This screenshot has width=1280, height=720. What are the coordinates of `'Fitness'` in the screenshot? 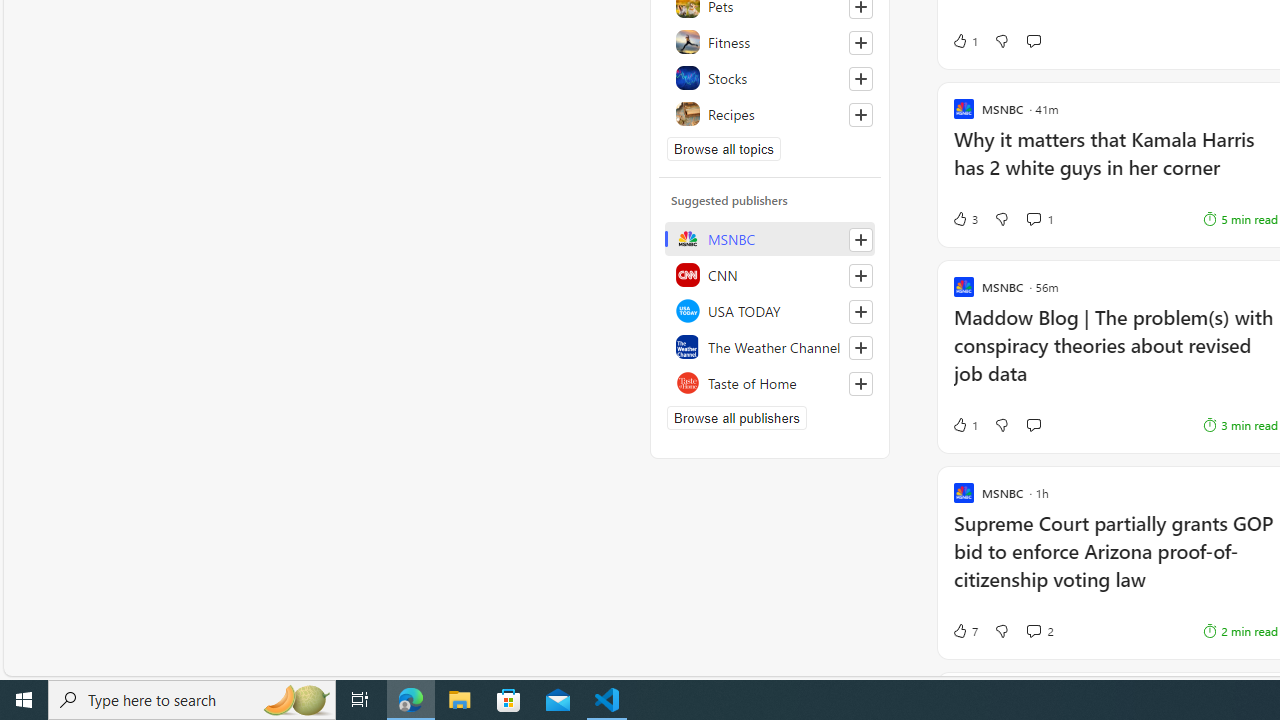 It's located at (769, 42).